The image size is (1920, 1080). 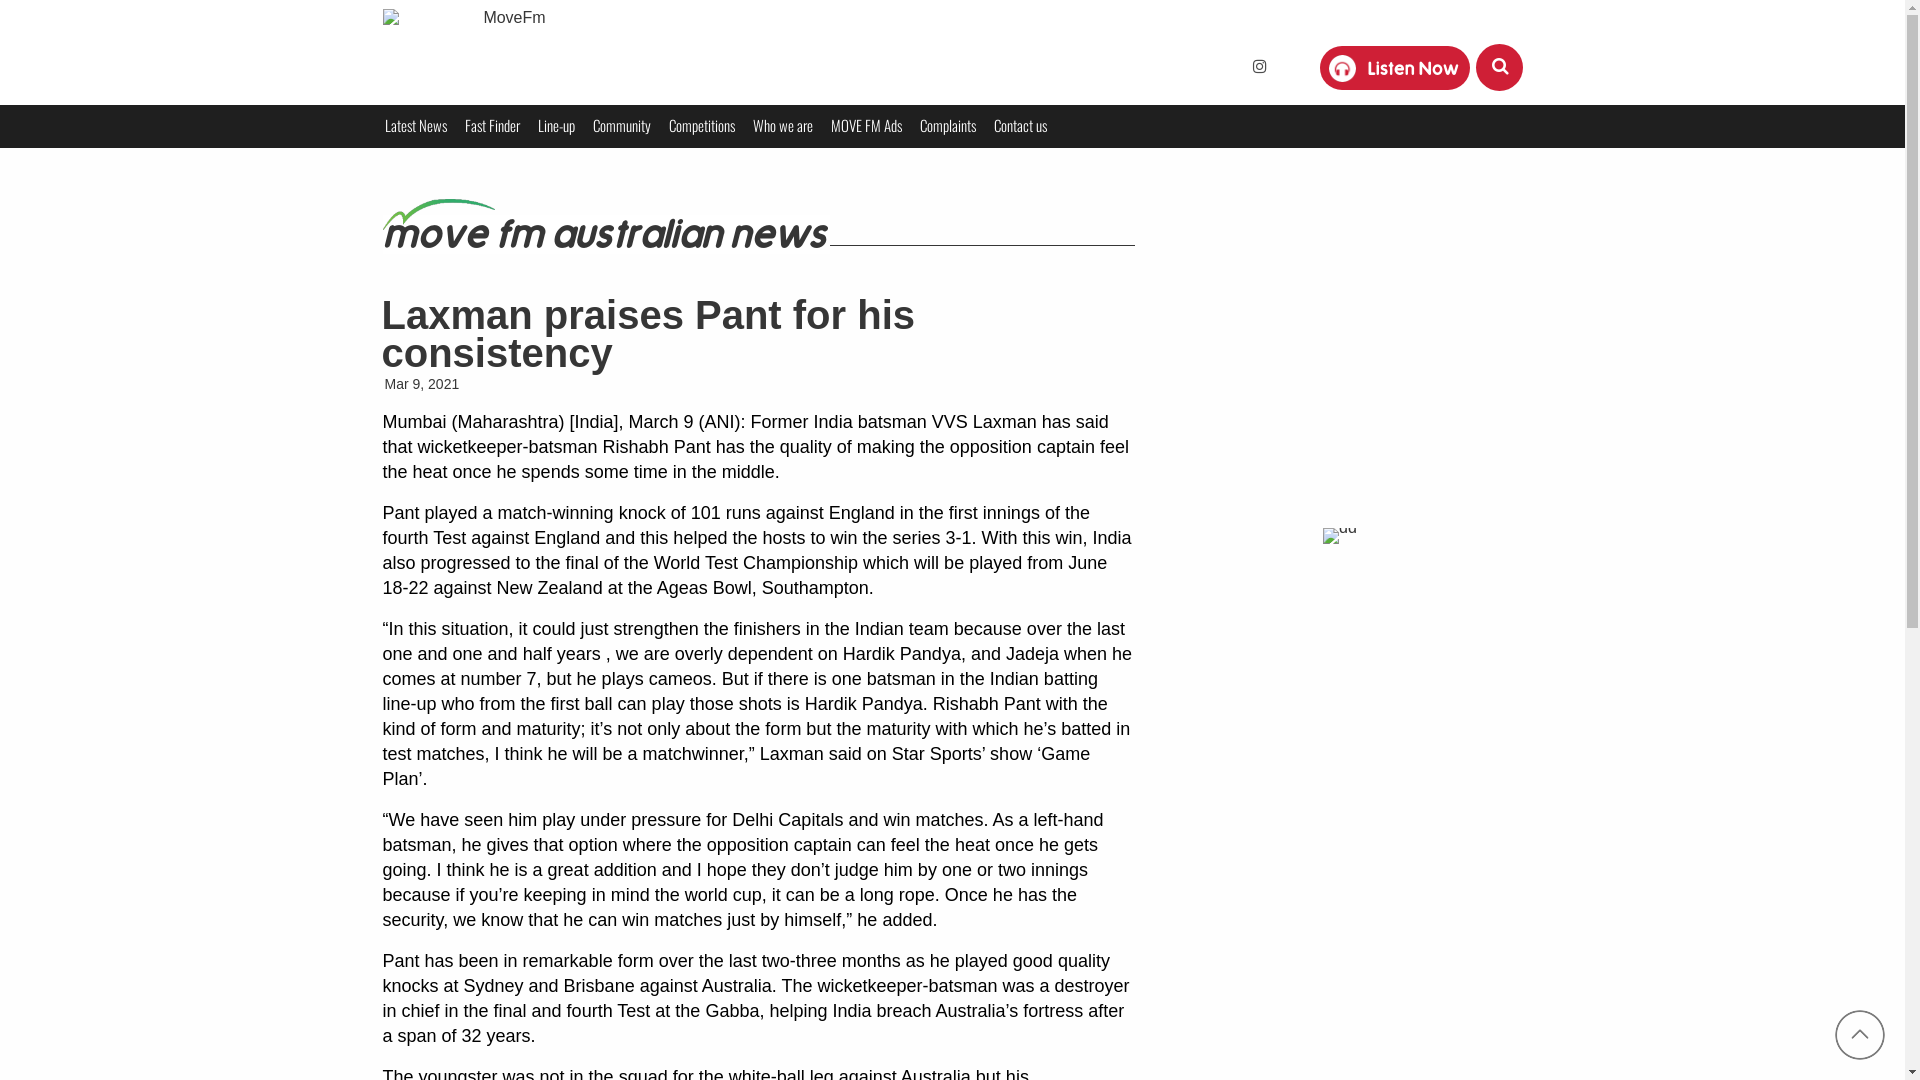 I want to click on 'Listen Now', so click(x=1412, y=67).